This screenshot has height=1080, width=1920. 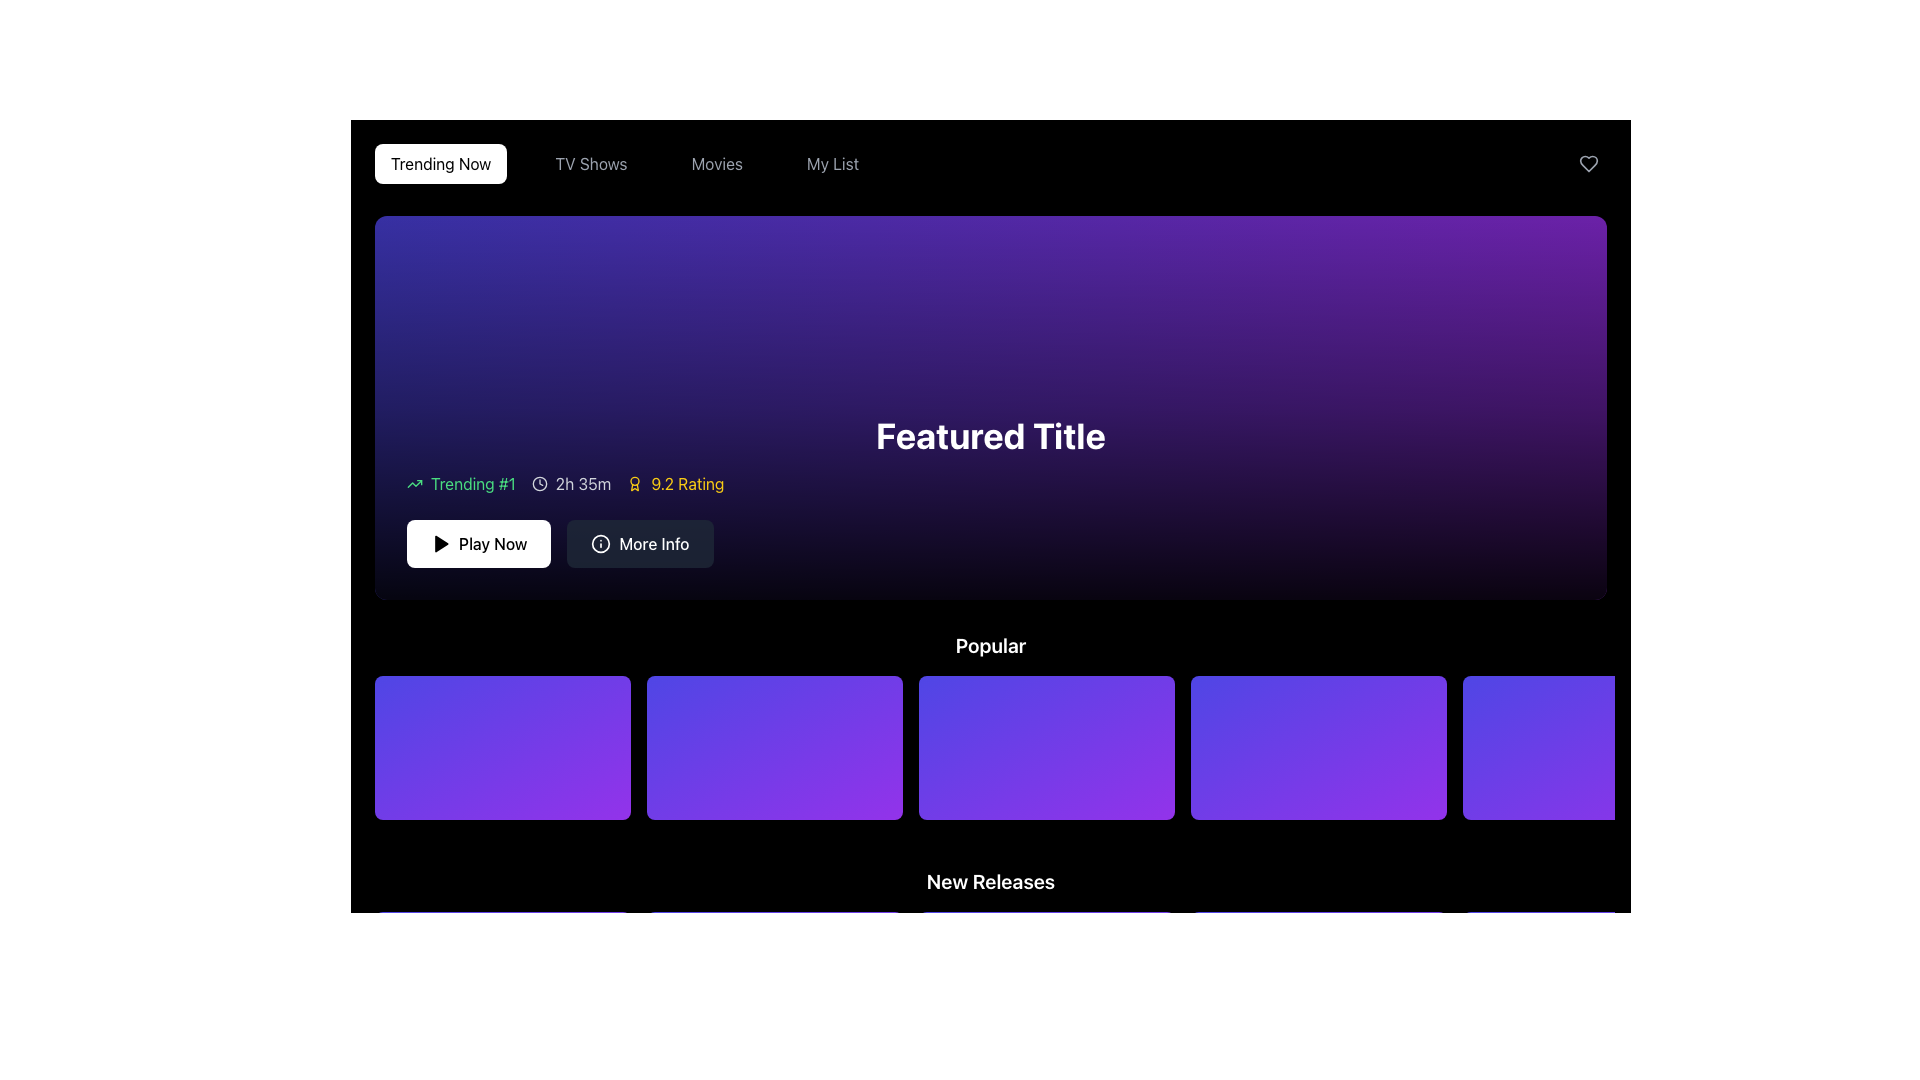 I want to click on the triangular black play button icon located to the left of the 'Play Now' text, so click(x=440, y=543).